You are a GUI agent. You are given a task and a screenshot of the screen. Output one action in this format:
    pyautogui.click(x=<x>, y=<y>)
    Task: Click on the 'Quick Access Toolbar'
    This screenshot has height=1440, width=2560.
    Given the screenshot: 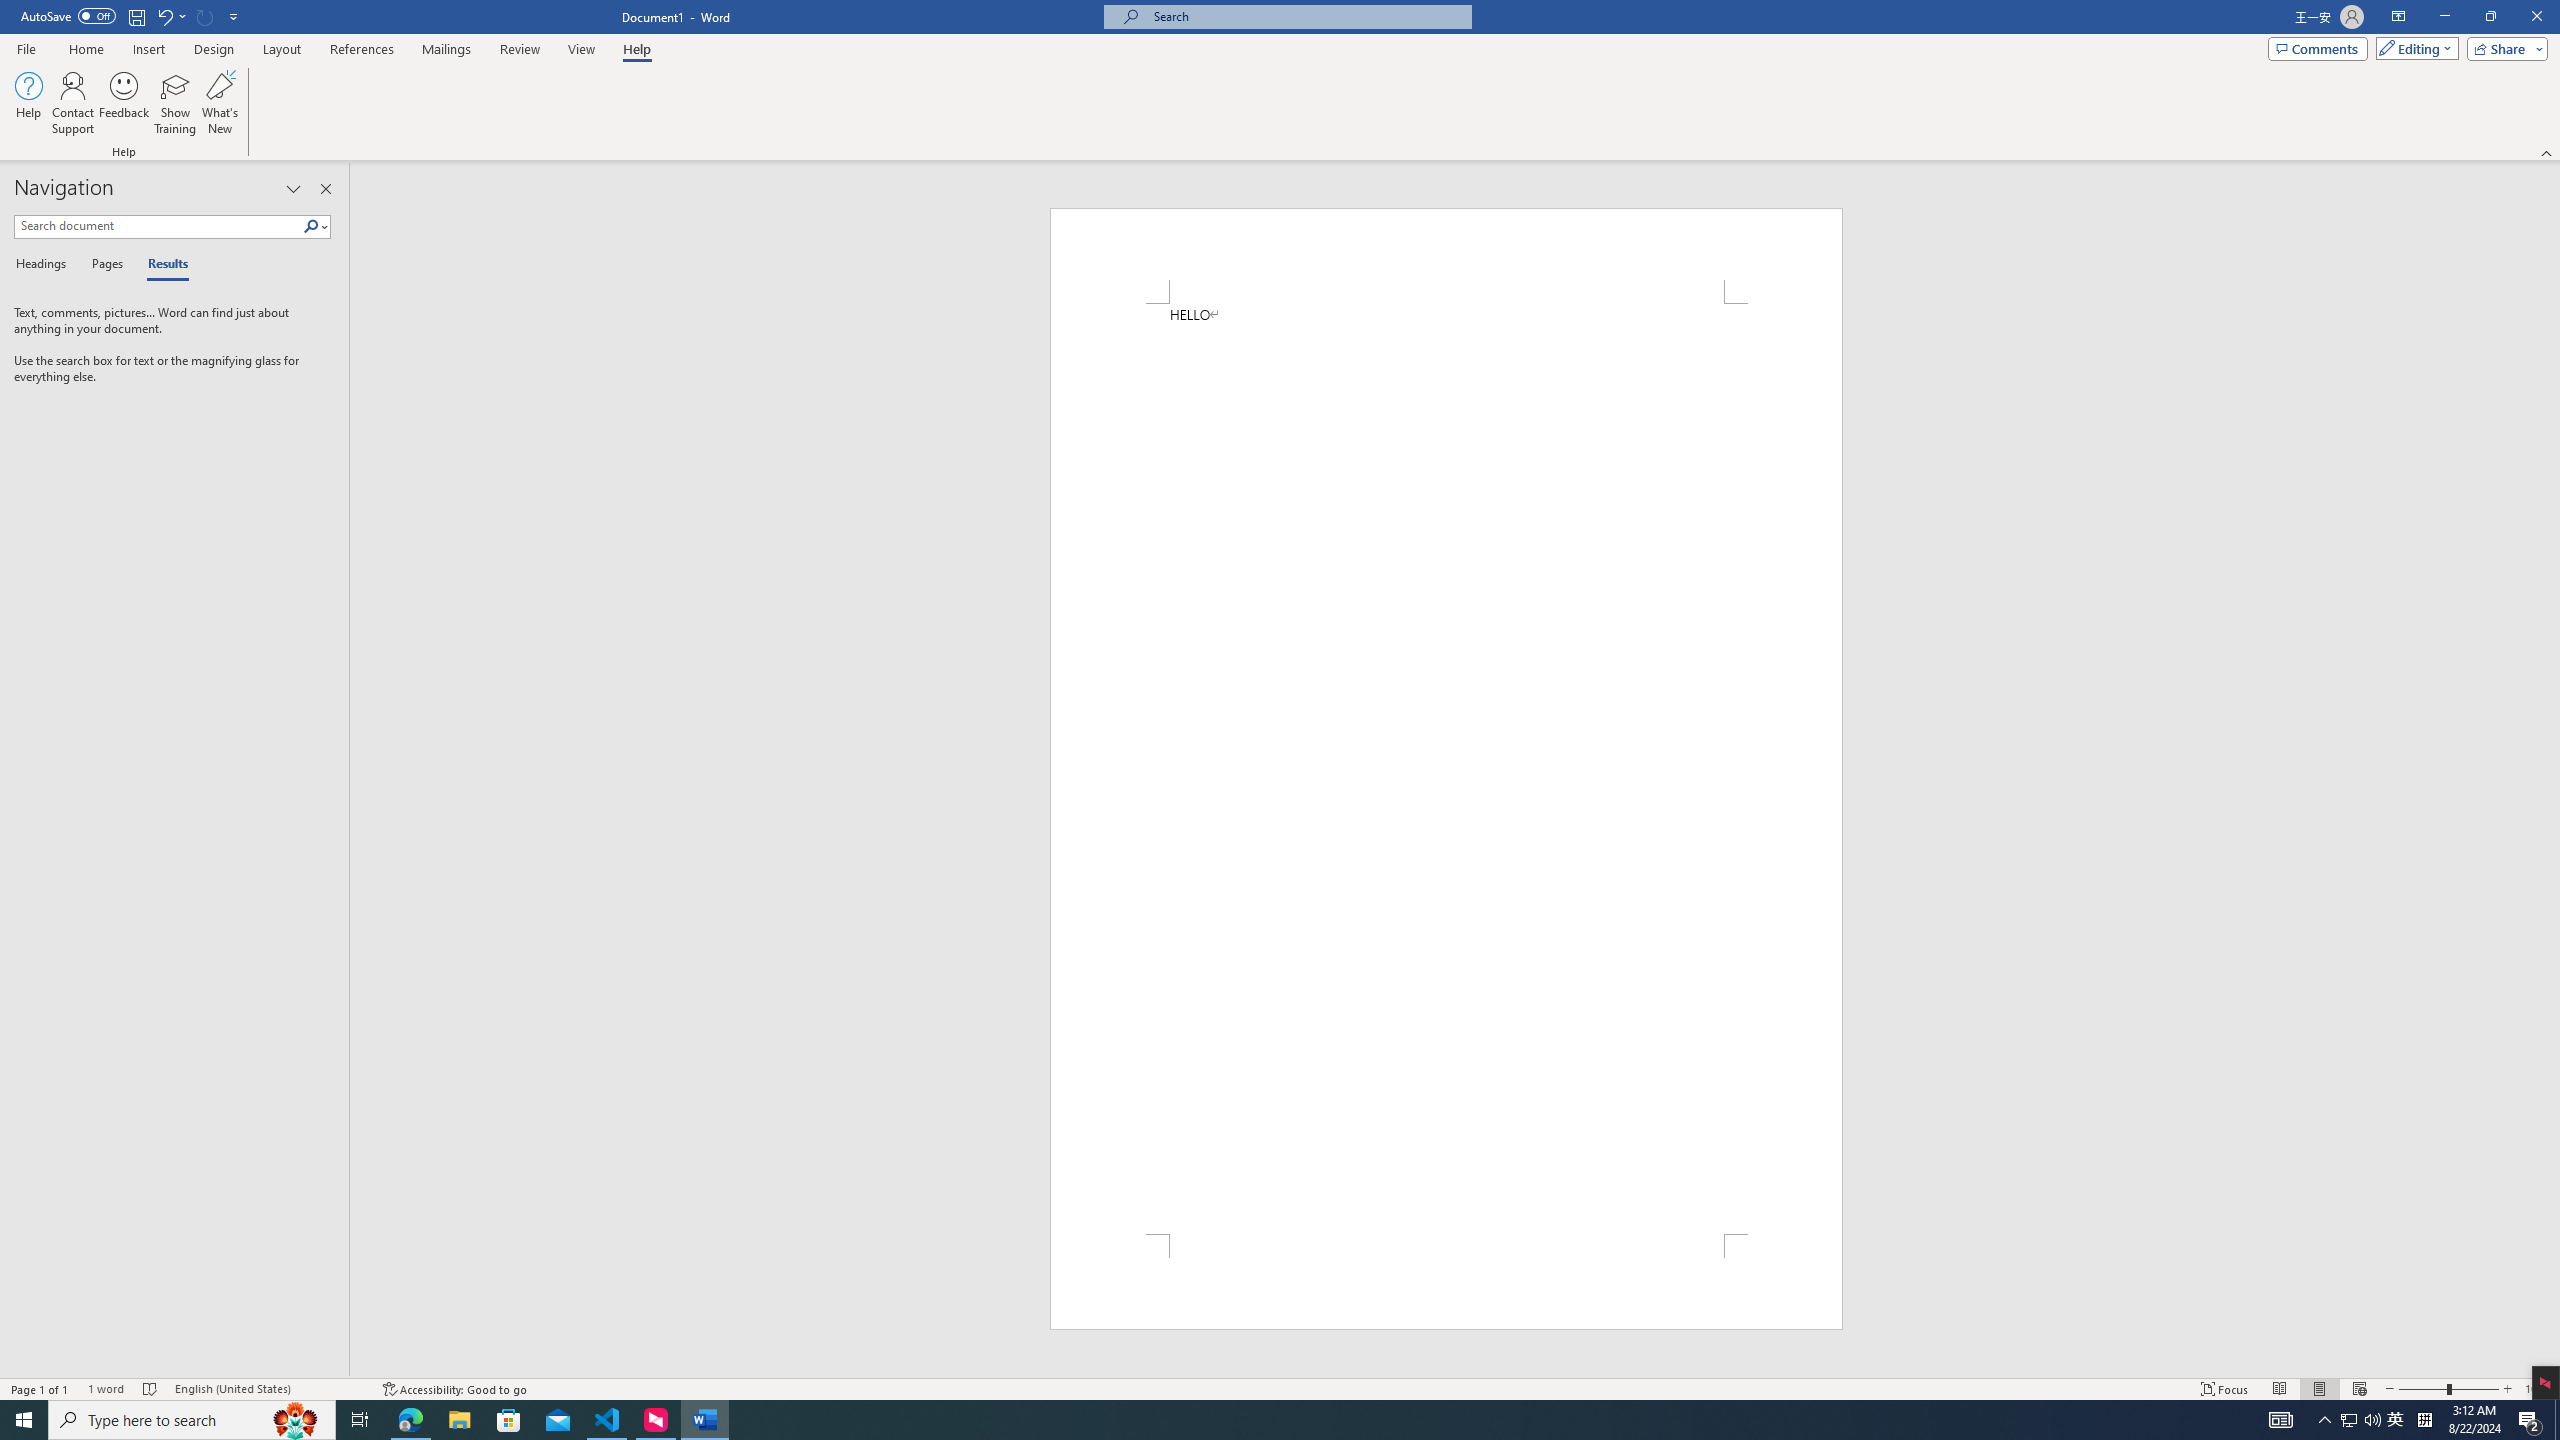 What is the action you would take?
    pyautogui.click(x=130, y=16)
    